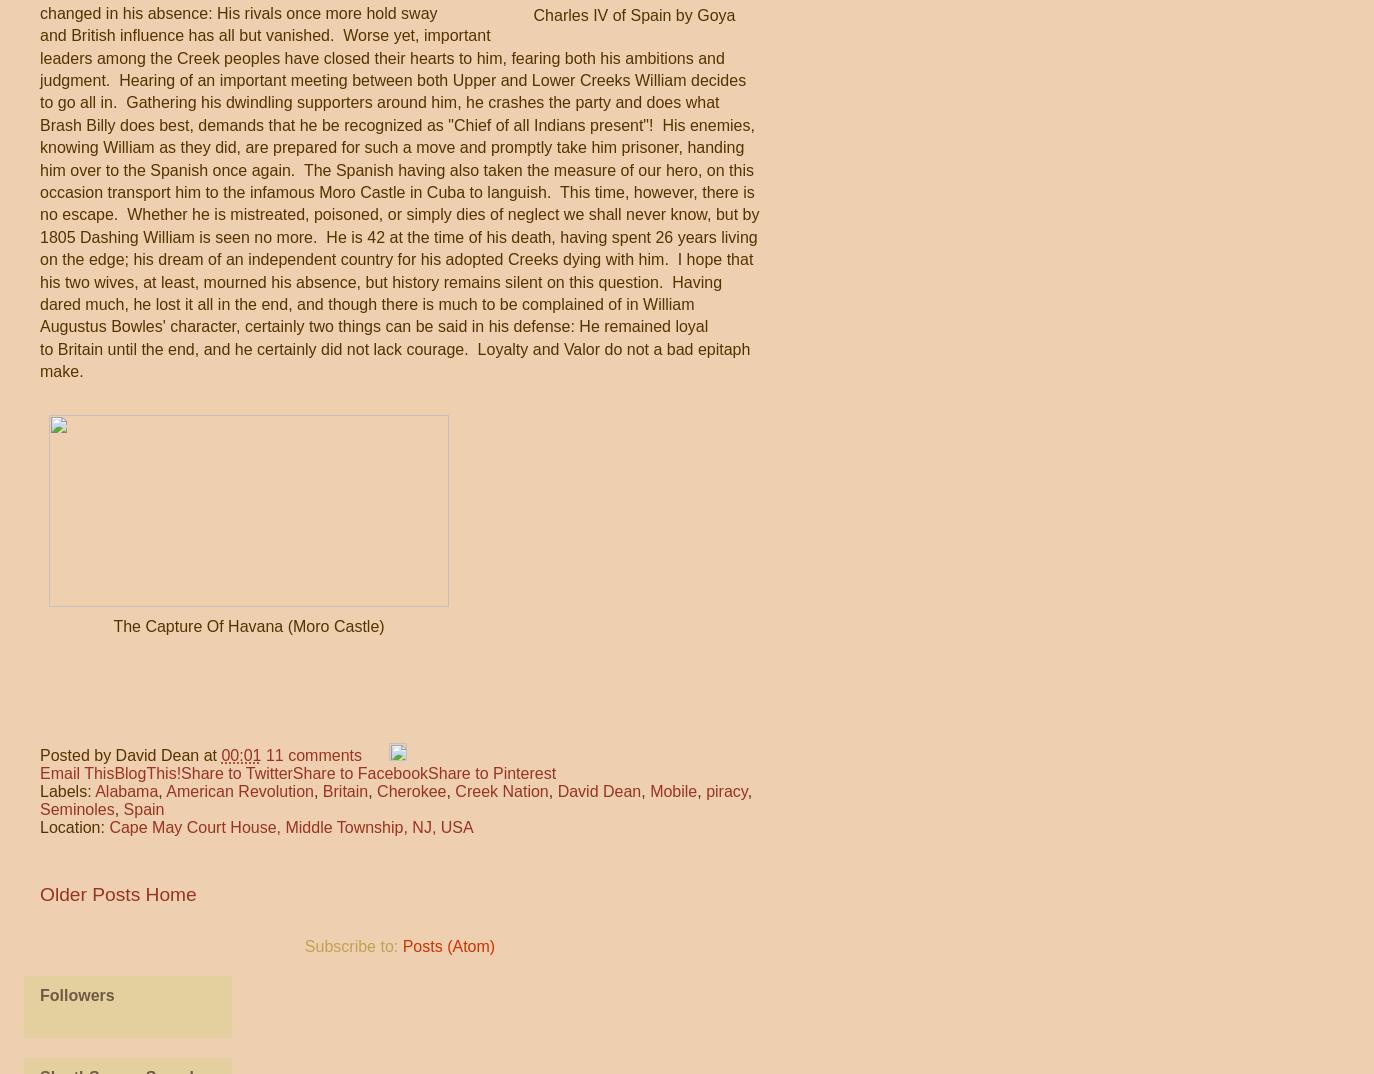 The image size is (1374, 1074). I want to click on 'Share to Pinterest', so click(428, 772).